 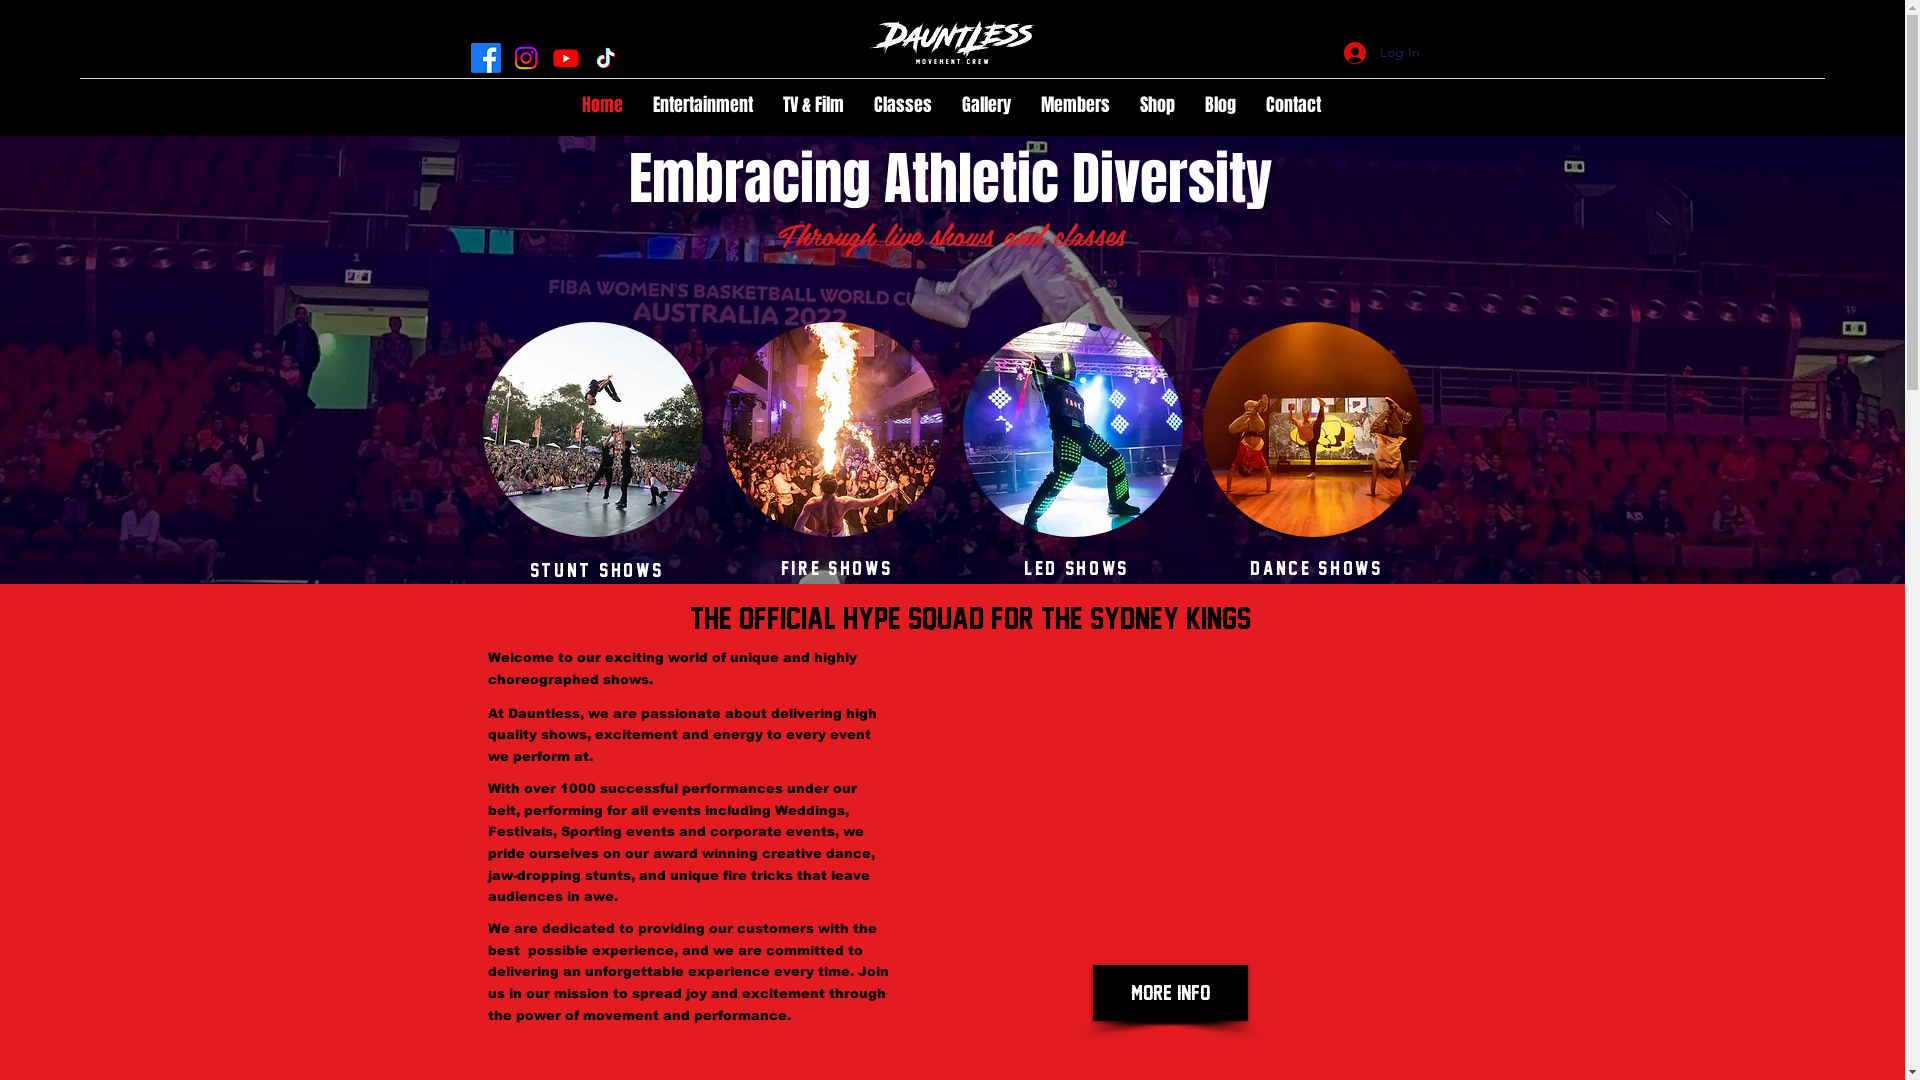 I want to click on 'Log In', so click(x=1381, y=51).